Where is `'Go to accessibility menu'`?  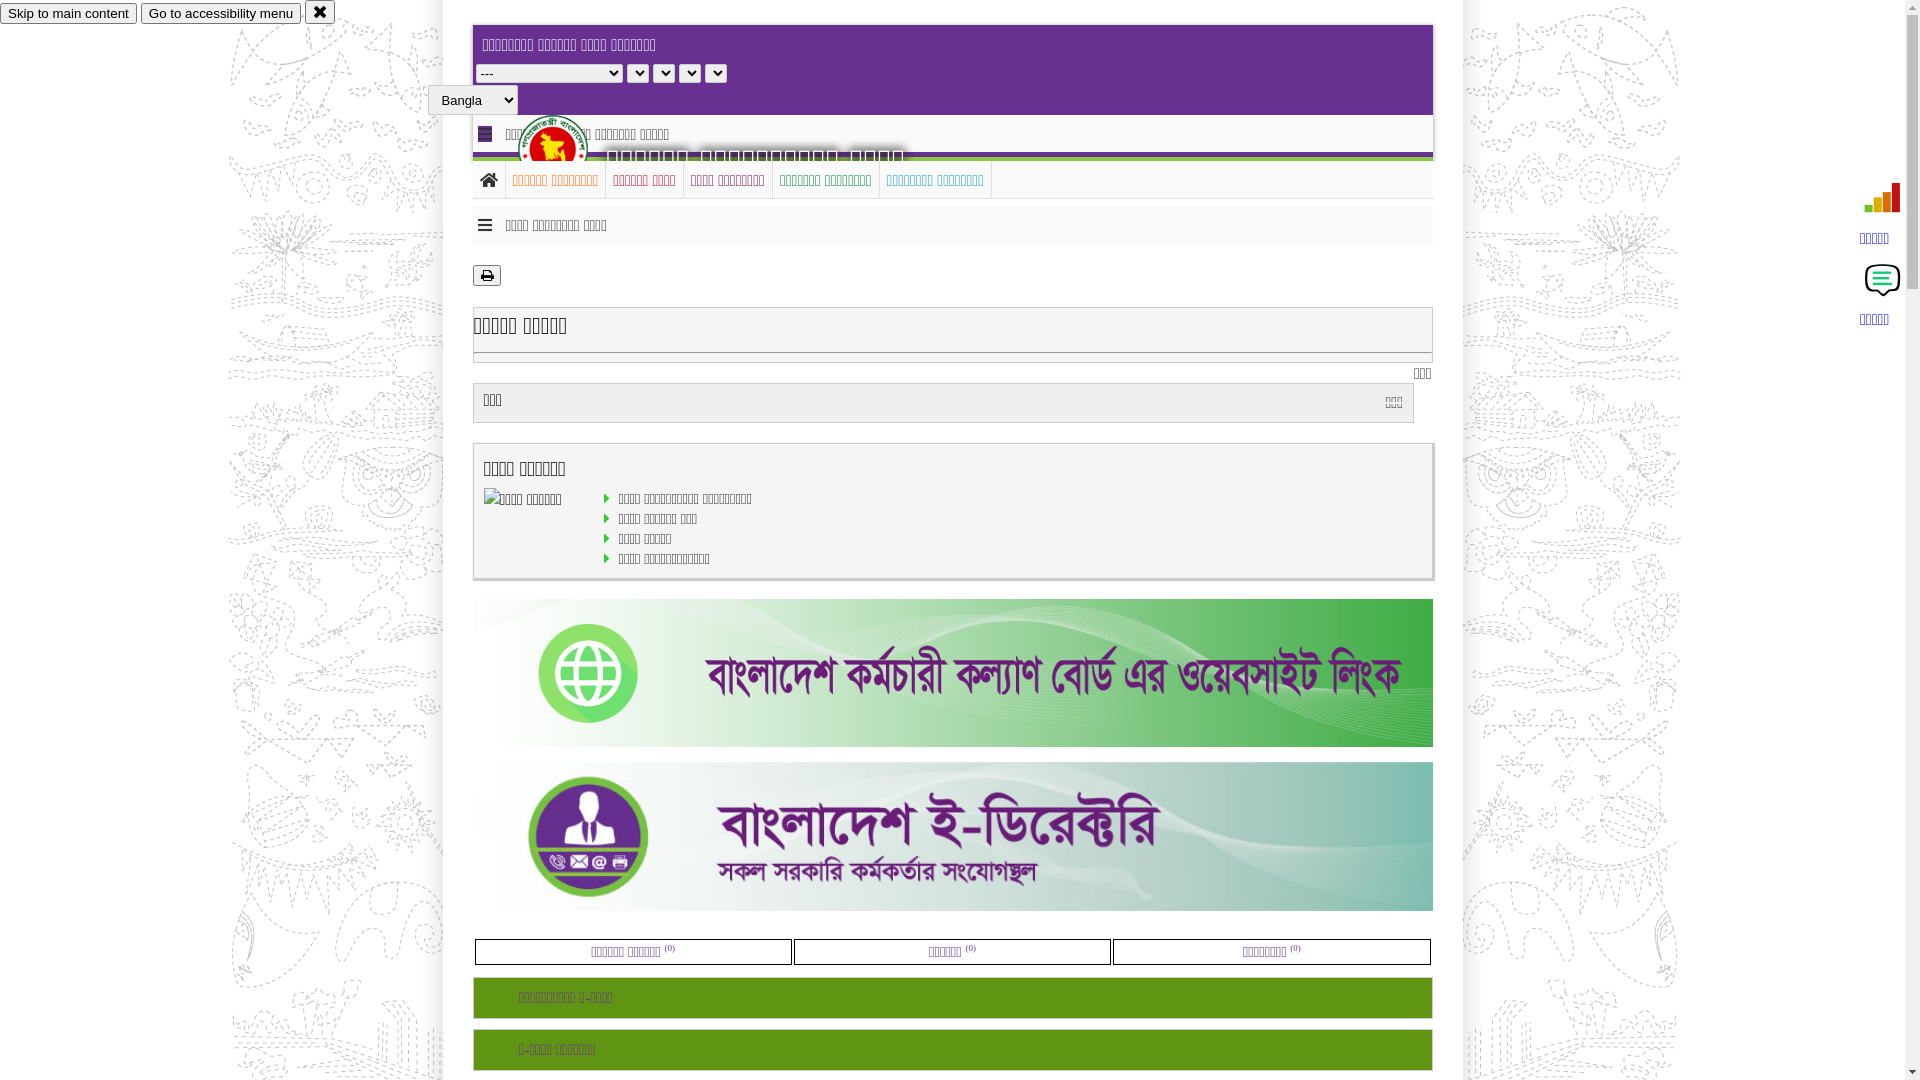
'Go to accessibility menu' is located at coordinates (220, 13).